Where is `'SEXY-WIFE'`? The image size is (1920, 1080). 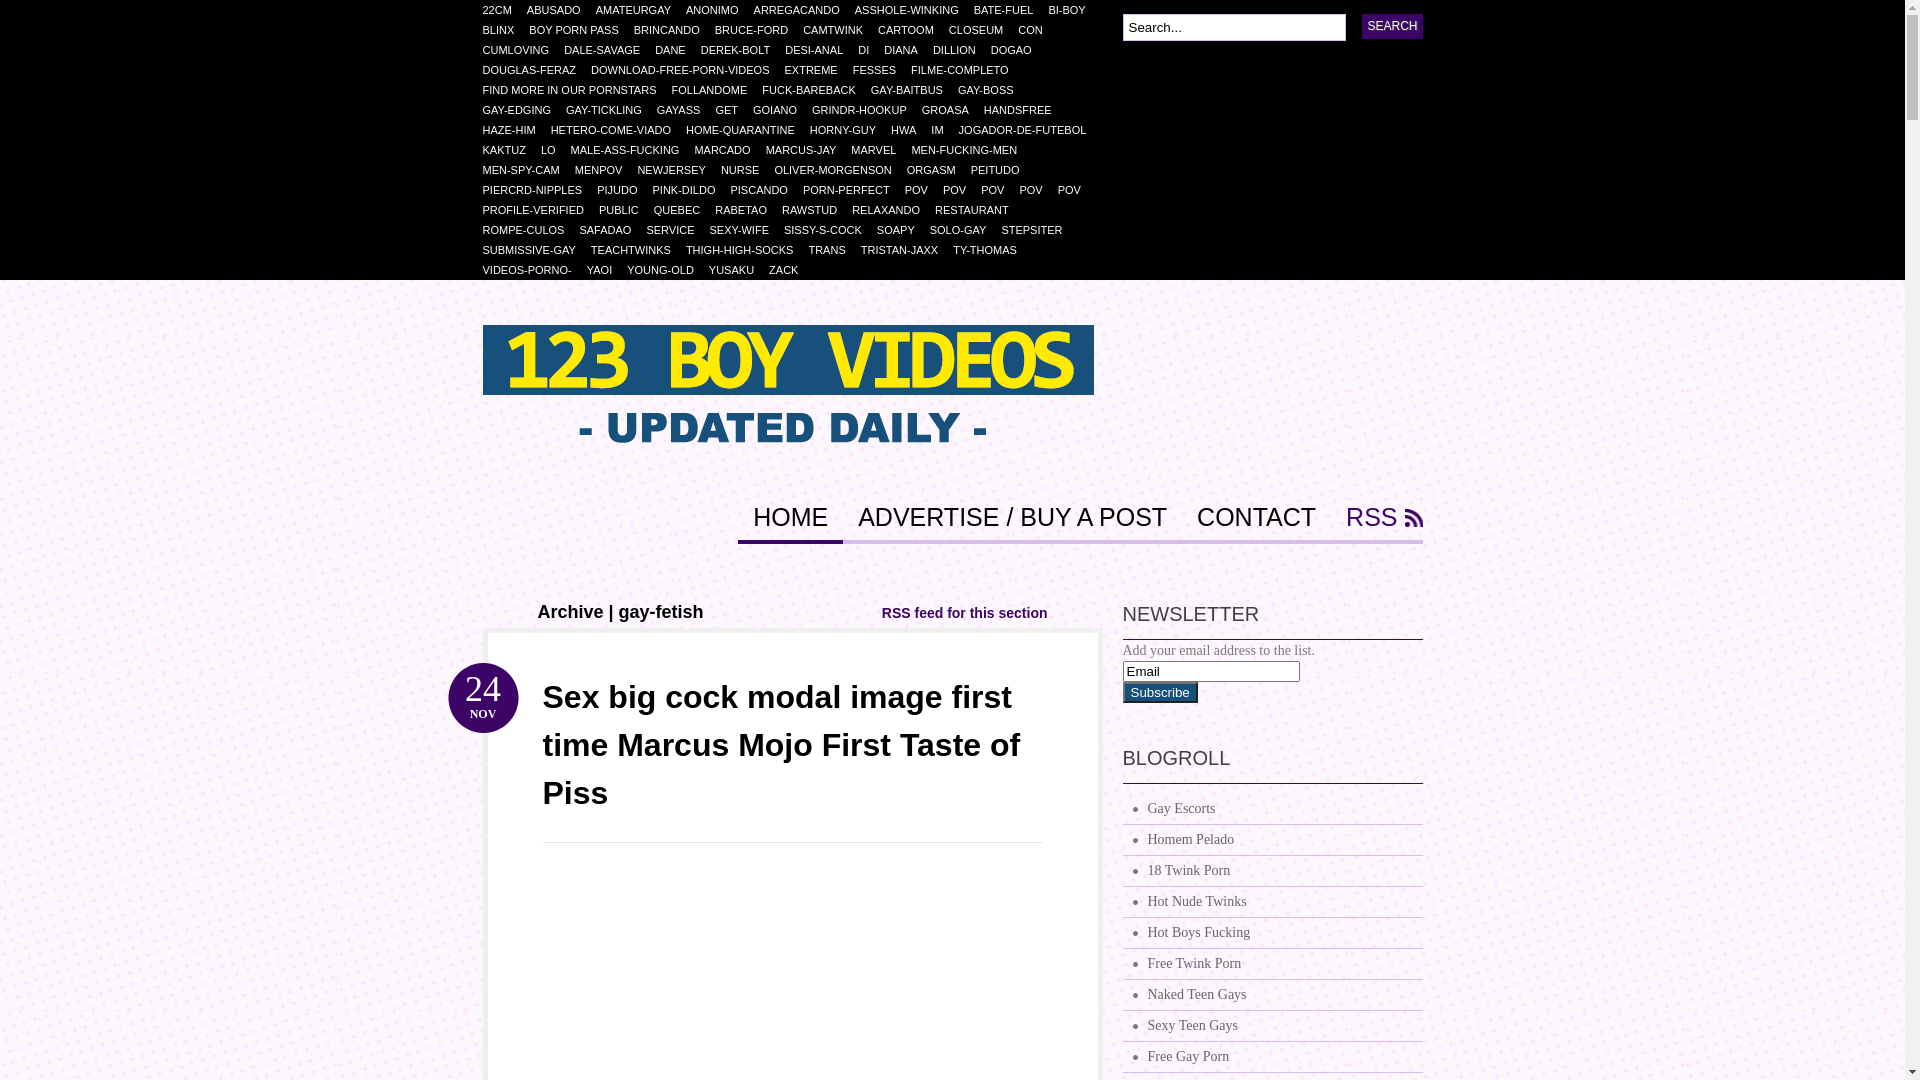 'SEXY-WIFE' is located at coordinates (745, 229).